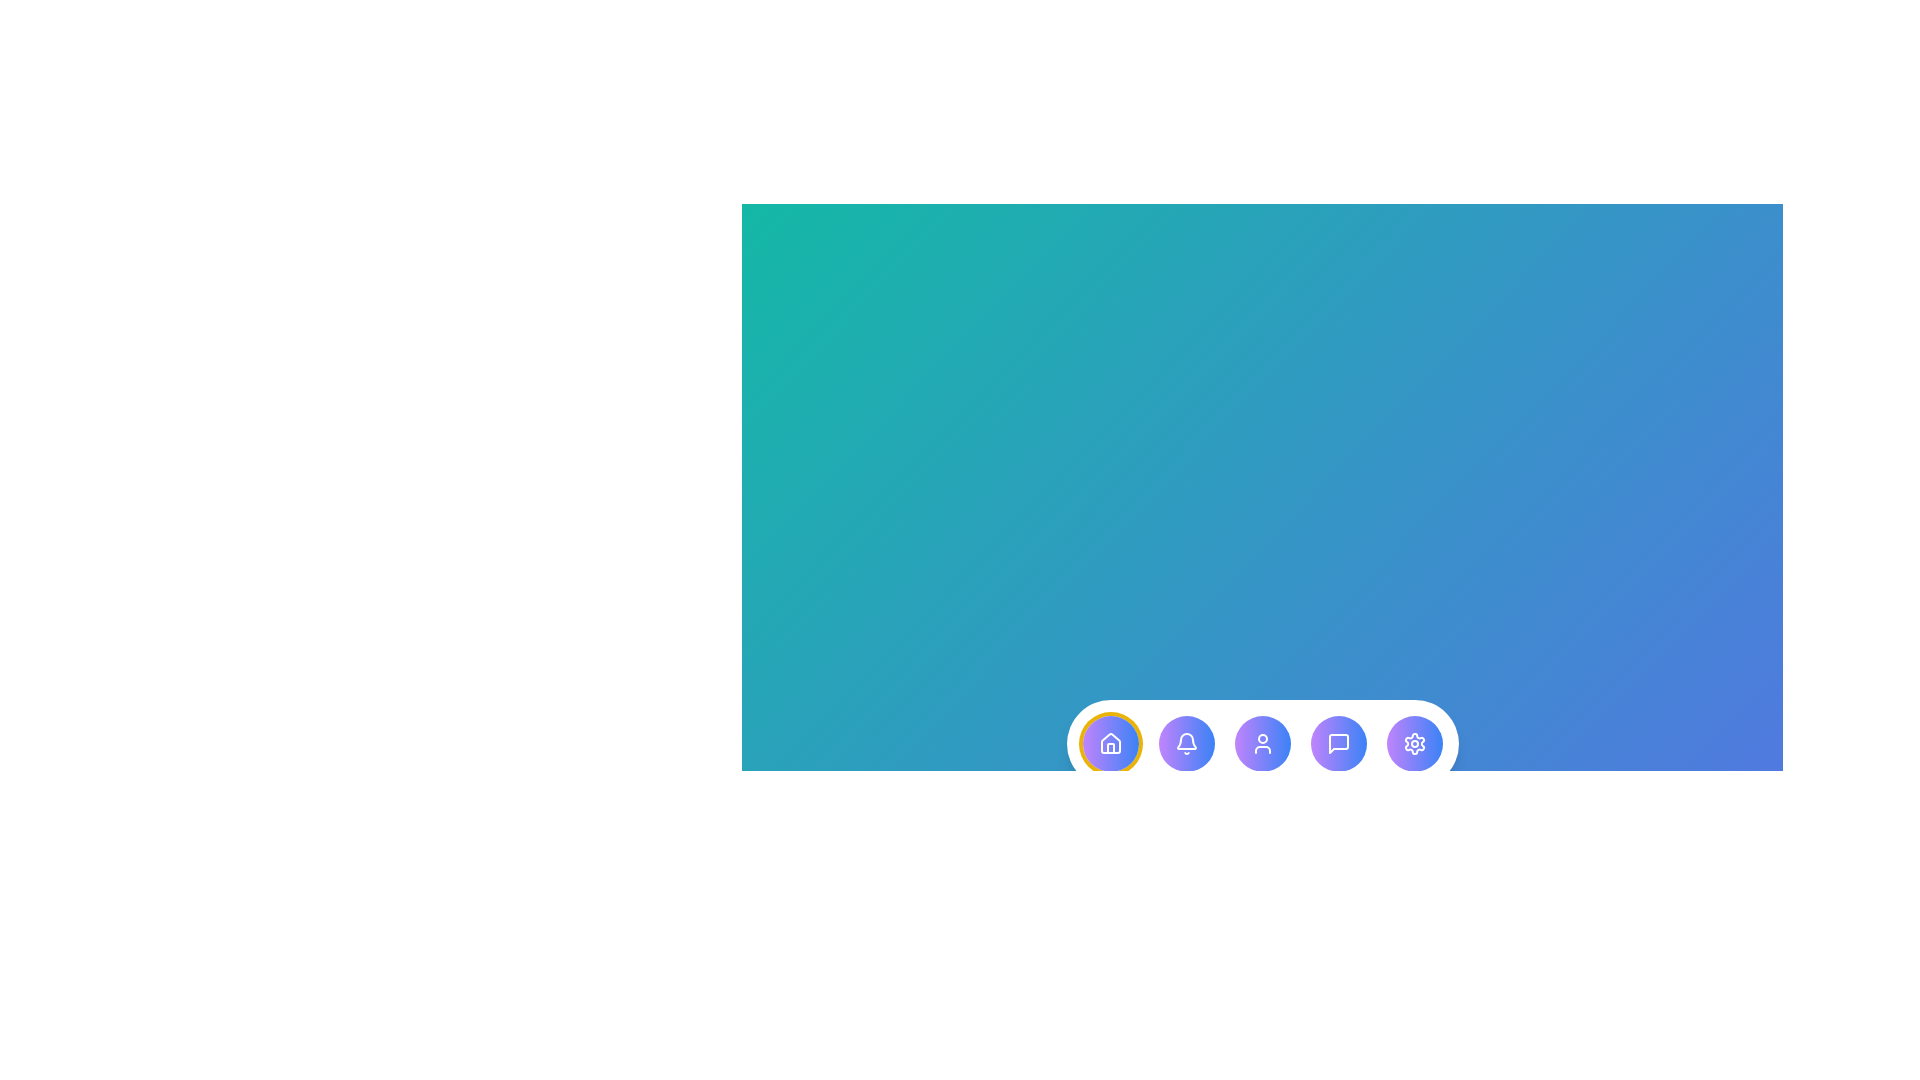 The height and width of the screenshot is (1080, 1920). What do you see at coordinates (1109, 744) in the screenshot?
I see `the menu item corresponding to Dashboard` at bounding box center [1109, 744].